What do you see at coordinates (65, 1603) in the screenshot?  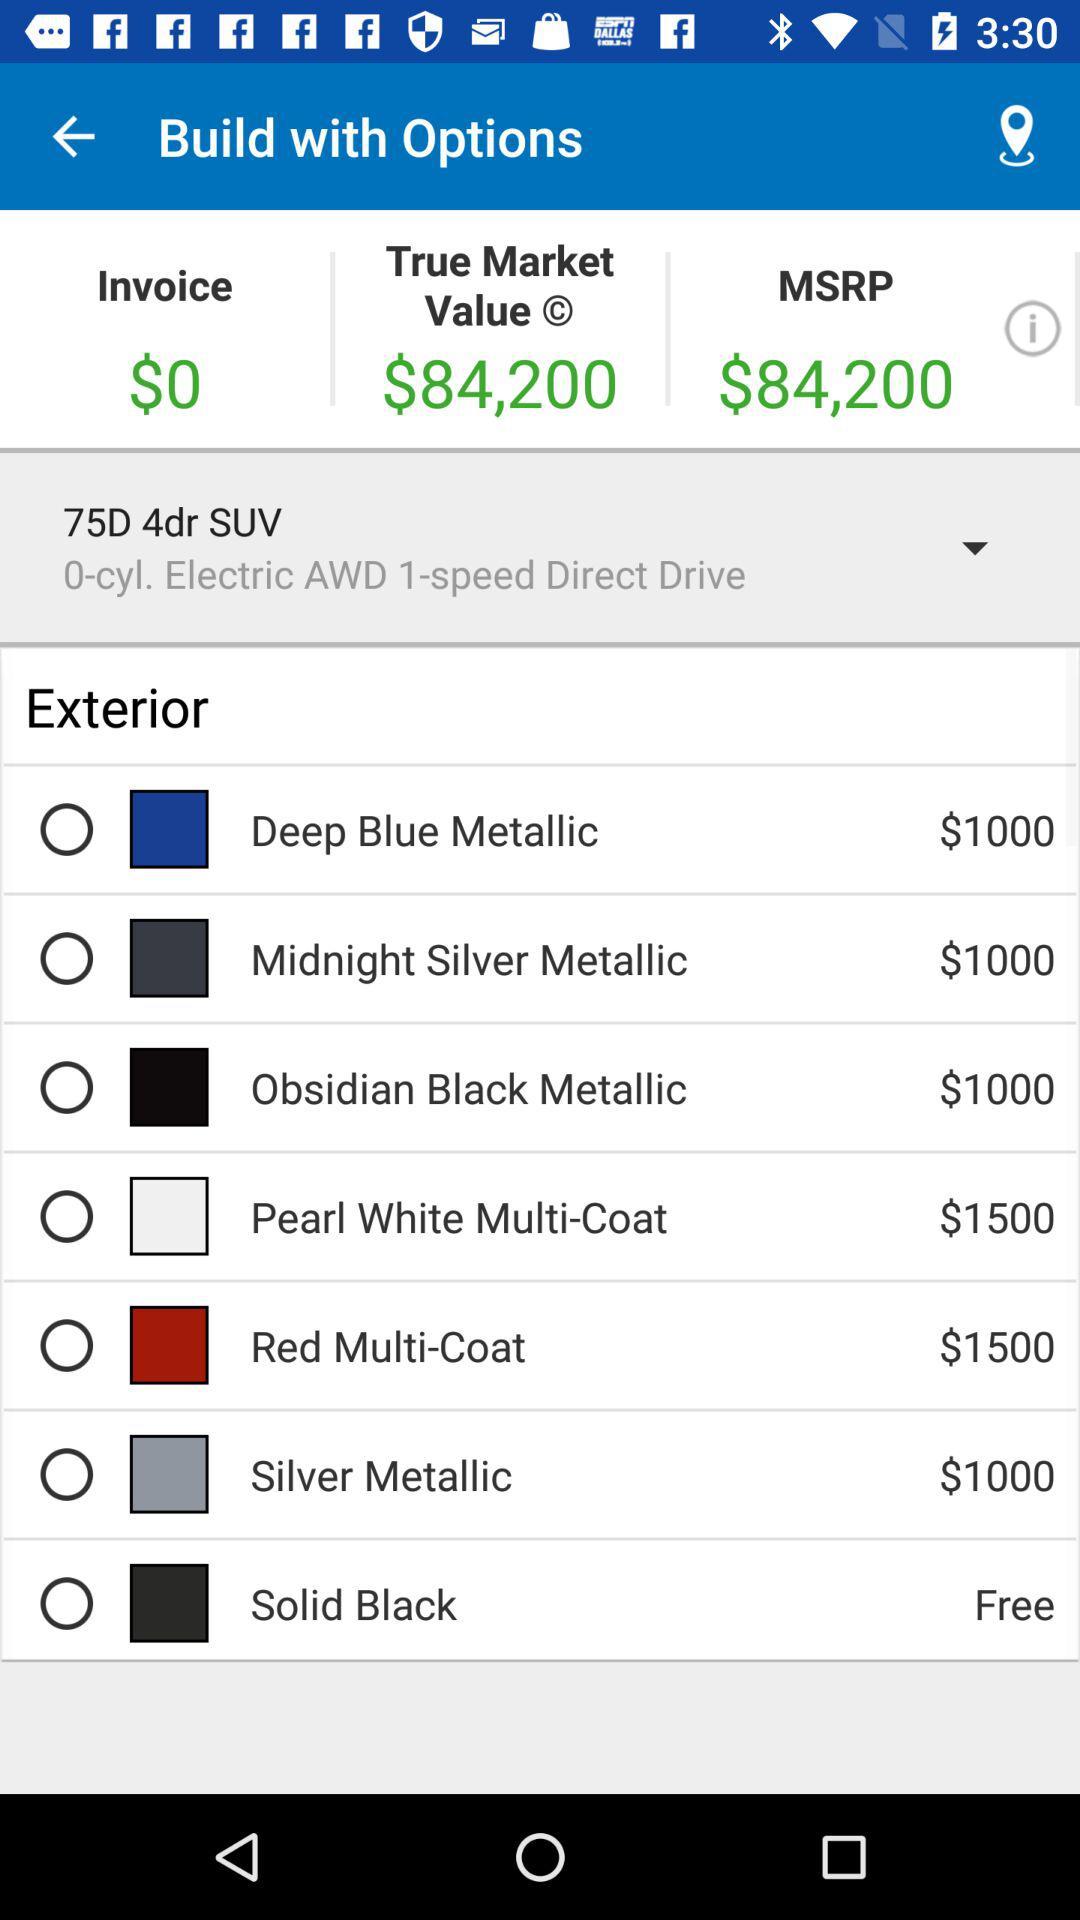 I see `color` at bounding box center [65, 1603].